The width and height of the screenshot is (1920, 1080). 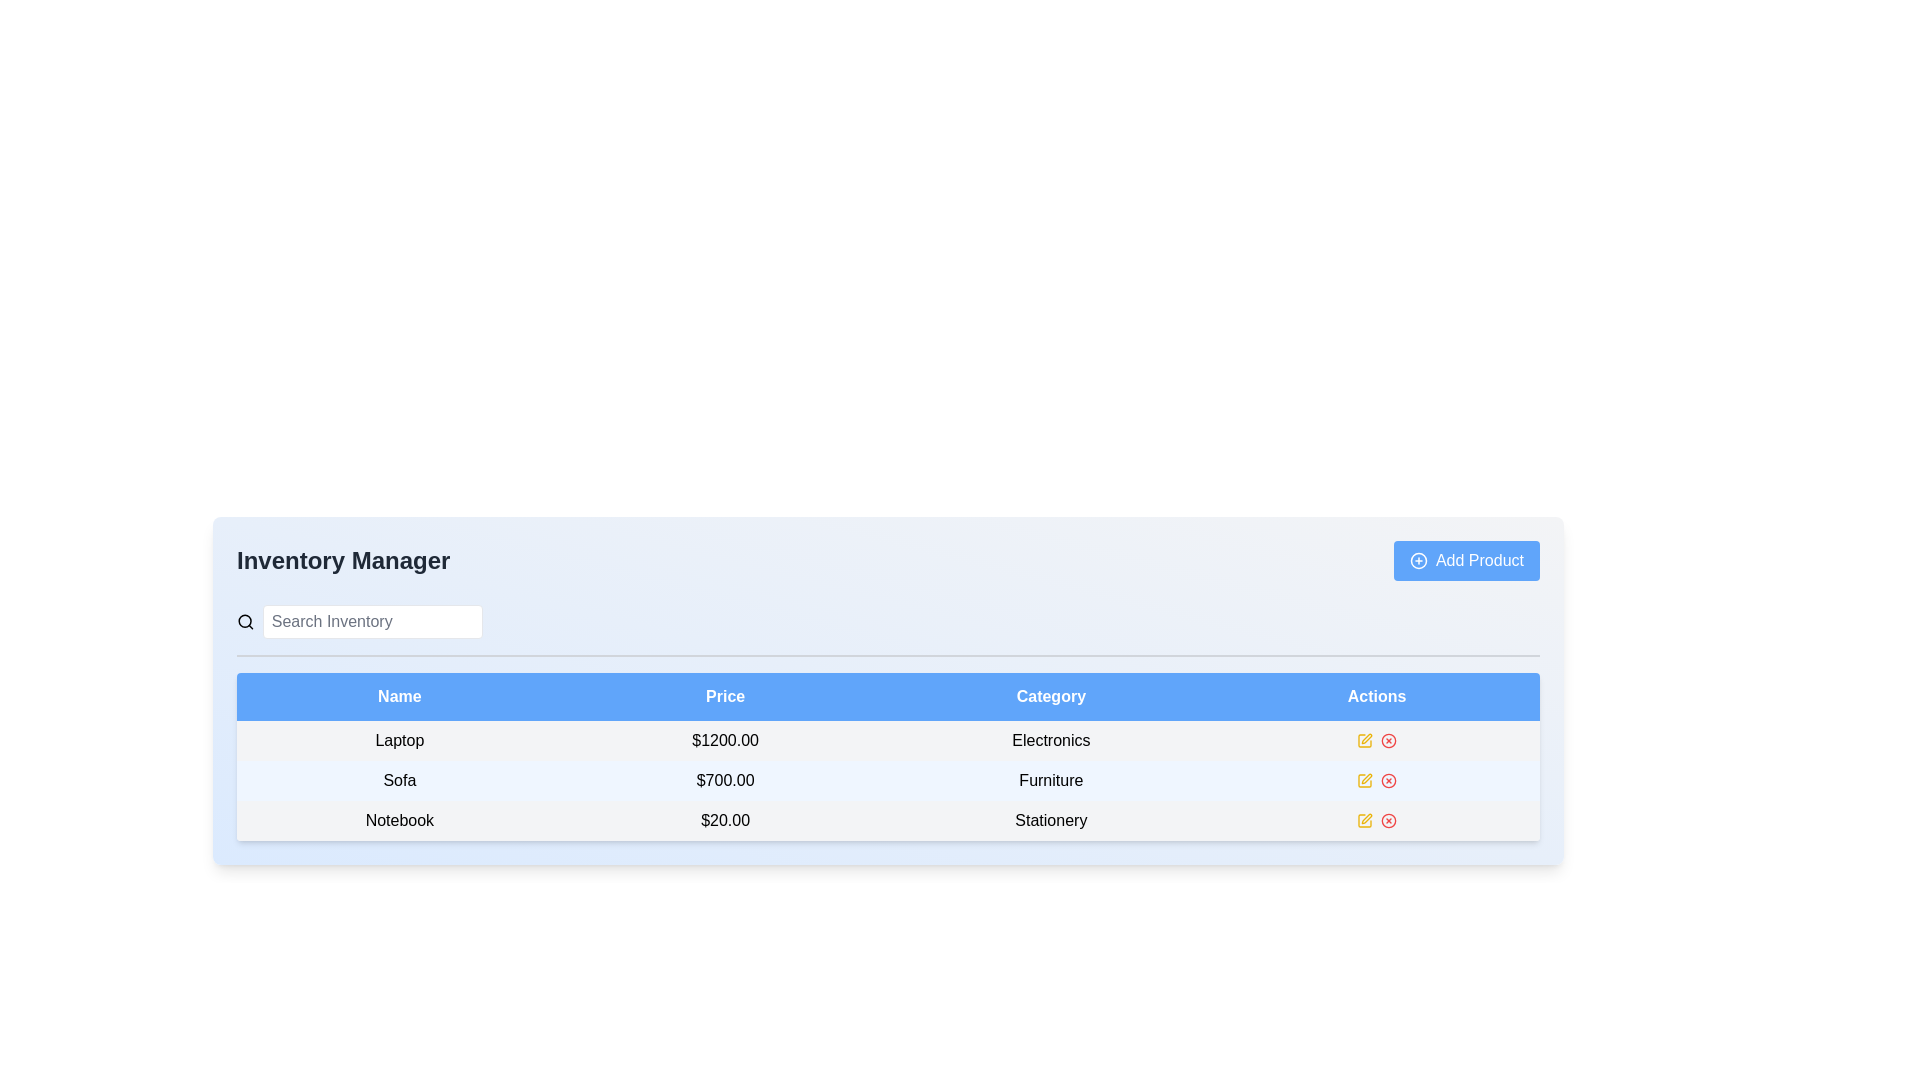 What do you see at coordinates (1050, 779) in the screenshot?
I see `text label 'Furniture' located in the 'Category' column of the second row of the table to comprehend the category` at bounding box center [1050, 779].